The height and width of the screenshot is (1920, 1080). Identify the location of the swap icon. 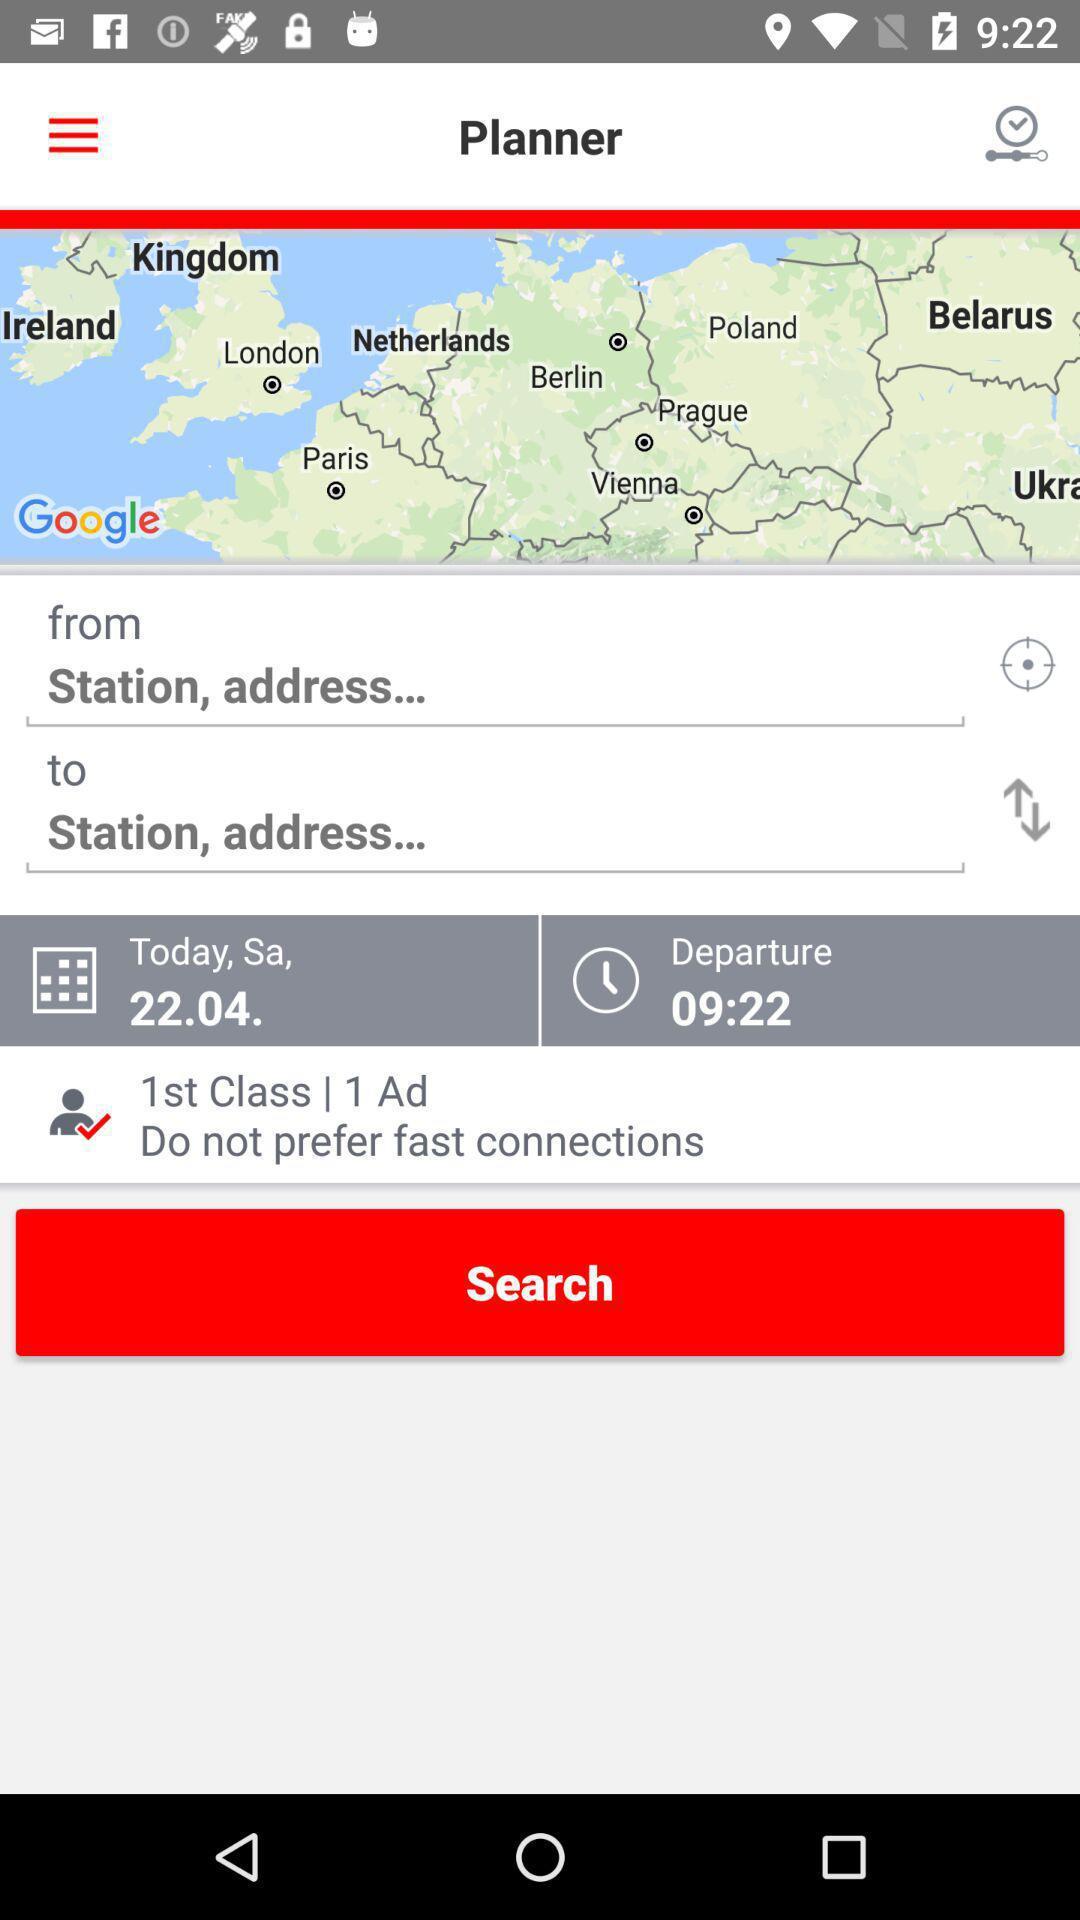
(1027, 810).